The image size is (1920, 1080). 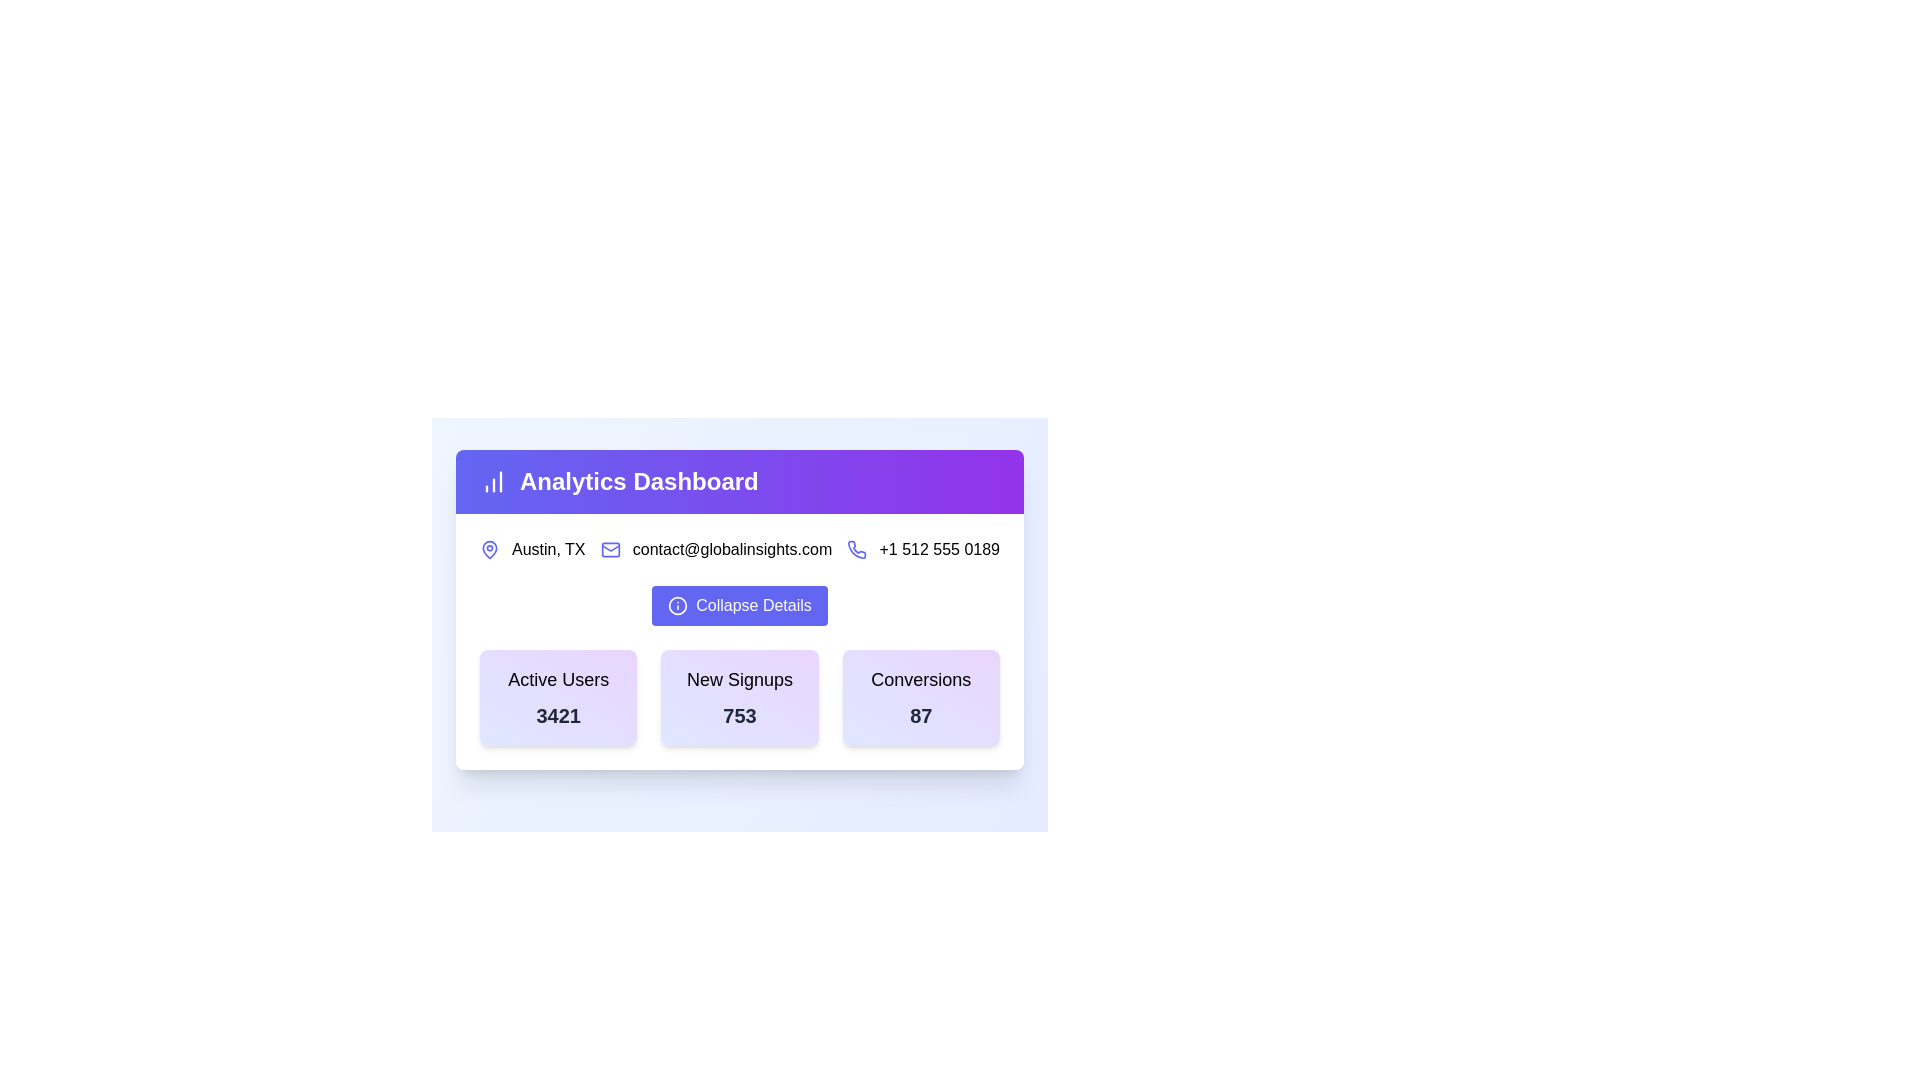 I want to click on the 'Collapse Details' button in the dashboard display area, so click(x=738, y=608).